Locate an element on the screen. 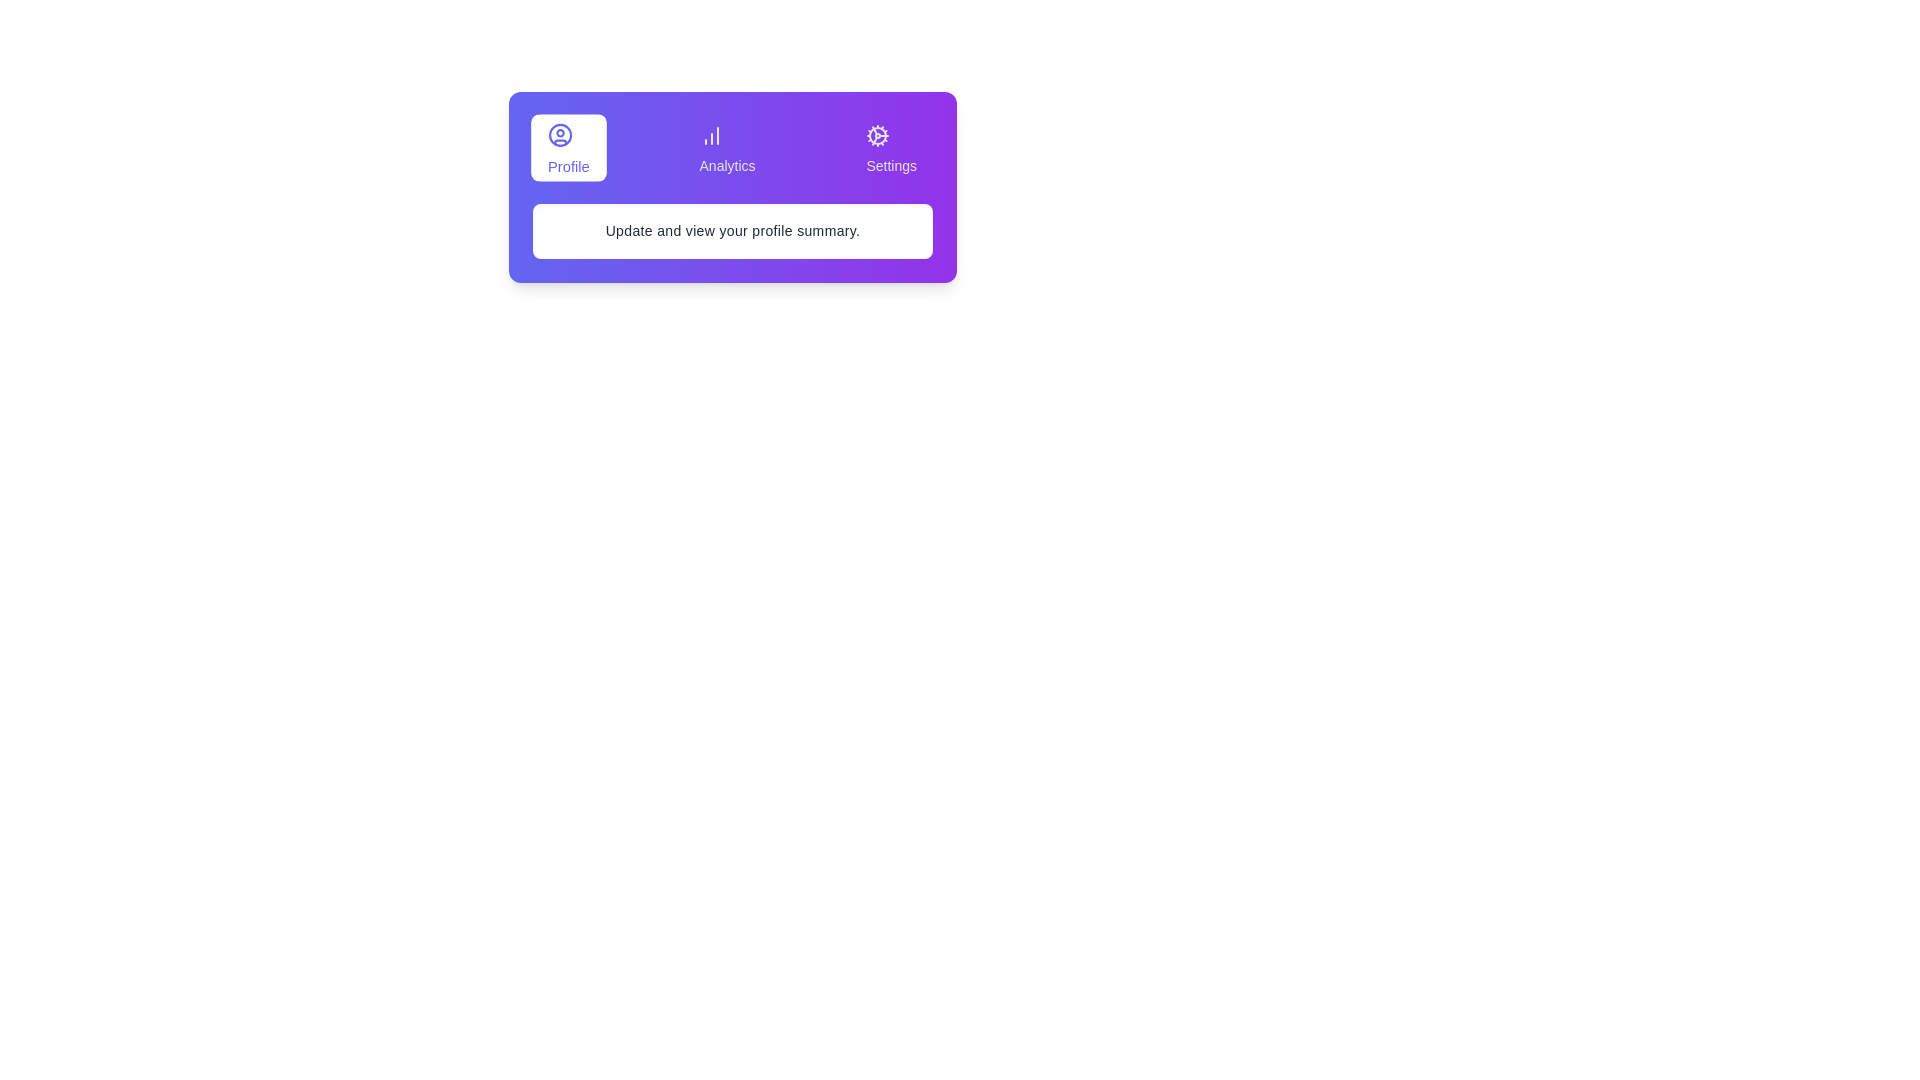 The image size is (1920, 1080). the Settings tab to trigger hover effects is located at coordinates (890, 146).